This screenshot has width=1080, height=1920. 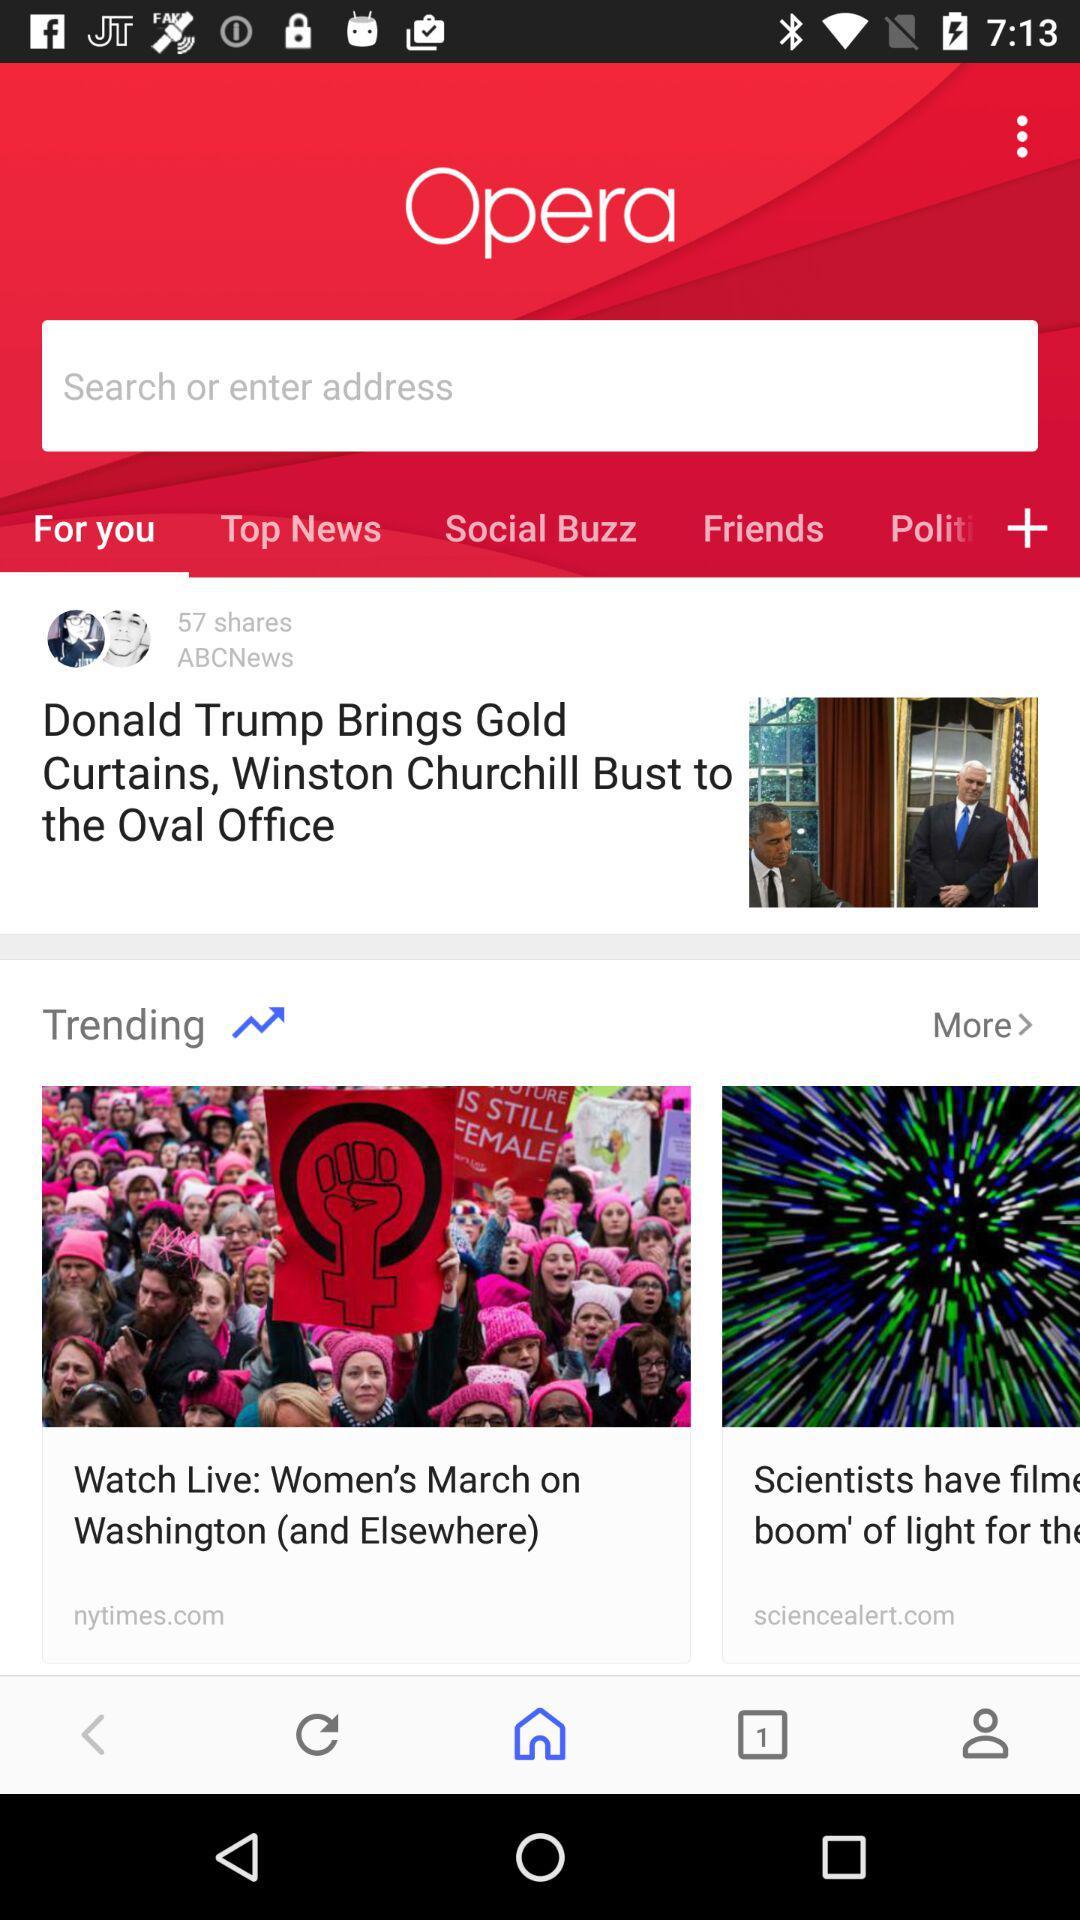 What do you see at coordinates (984, 1733) in the screenshot?
I see `the profile icon at the bottom` at bounding box center [984, 1733].